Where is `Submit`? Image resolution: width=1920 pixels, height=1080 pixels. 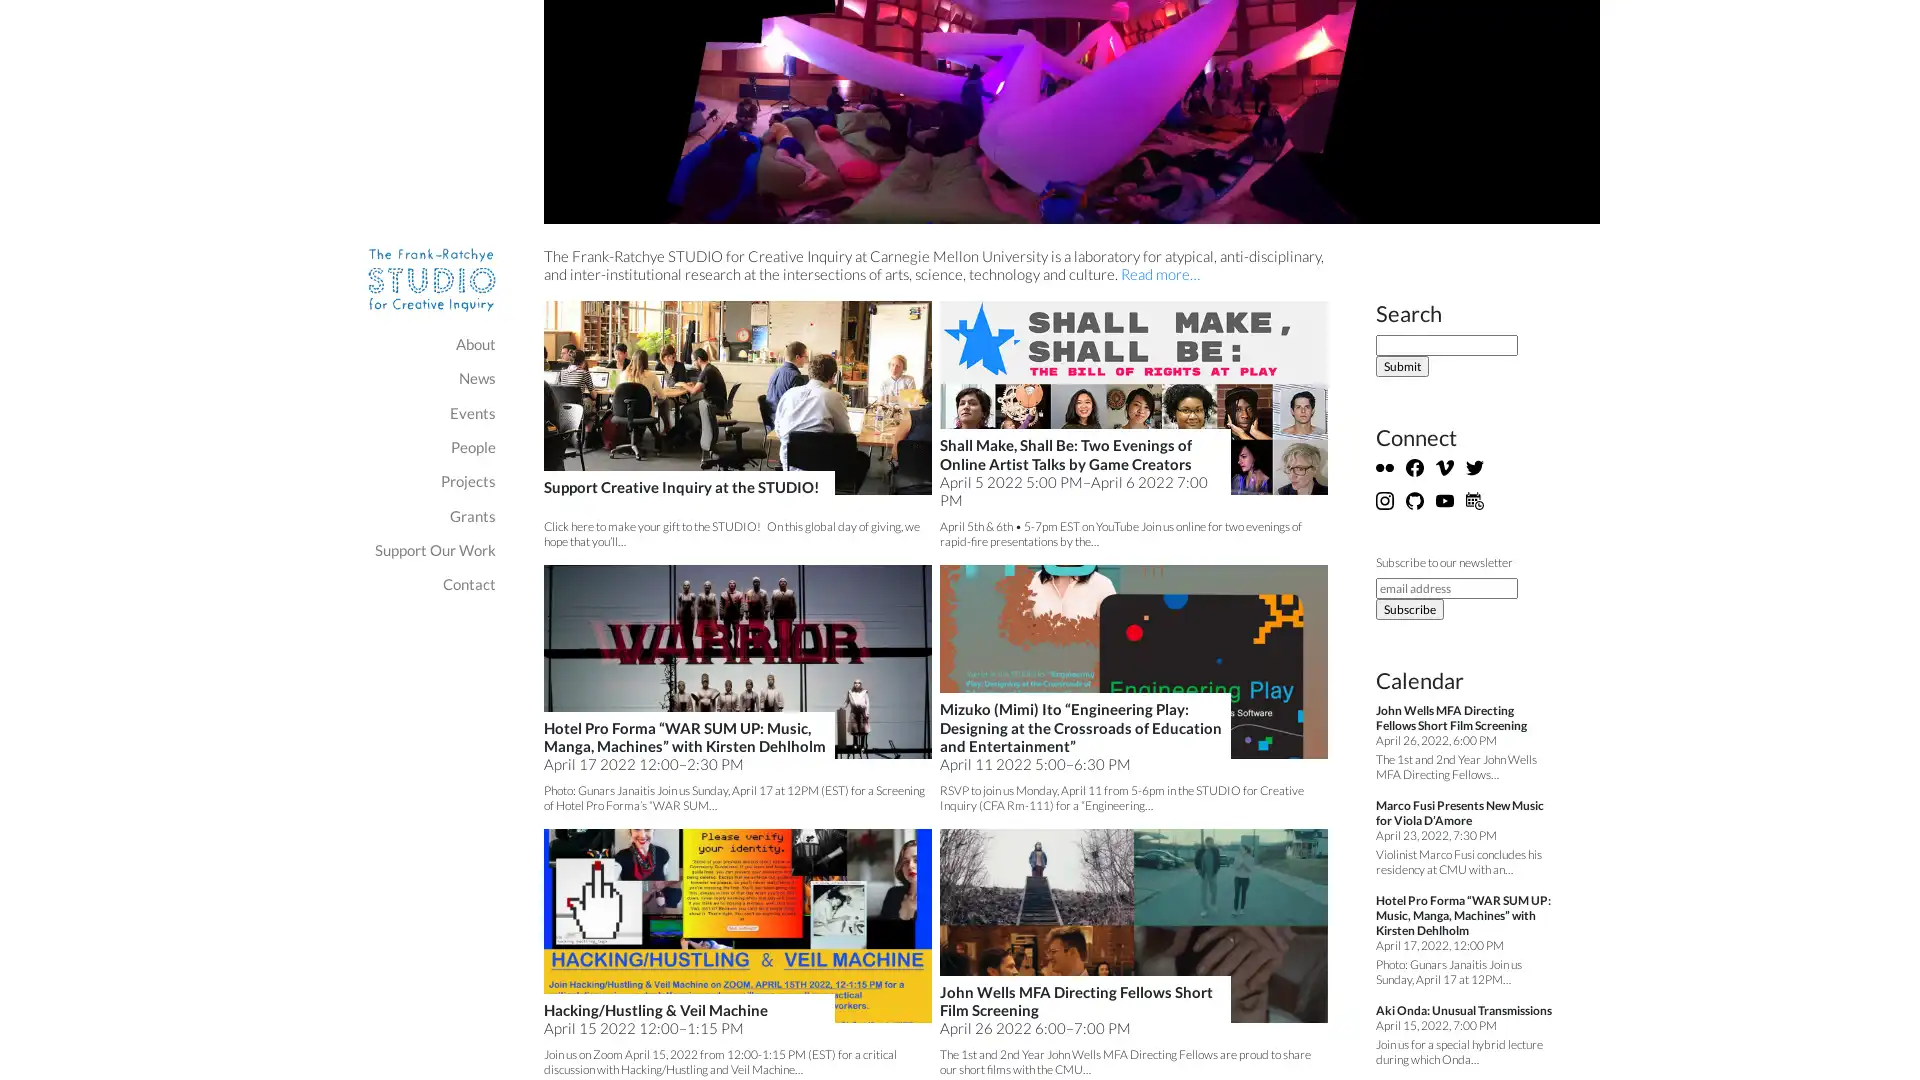
Submit is located at coordinates (1401, 366).